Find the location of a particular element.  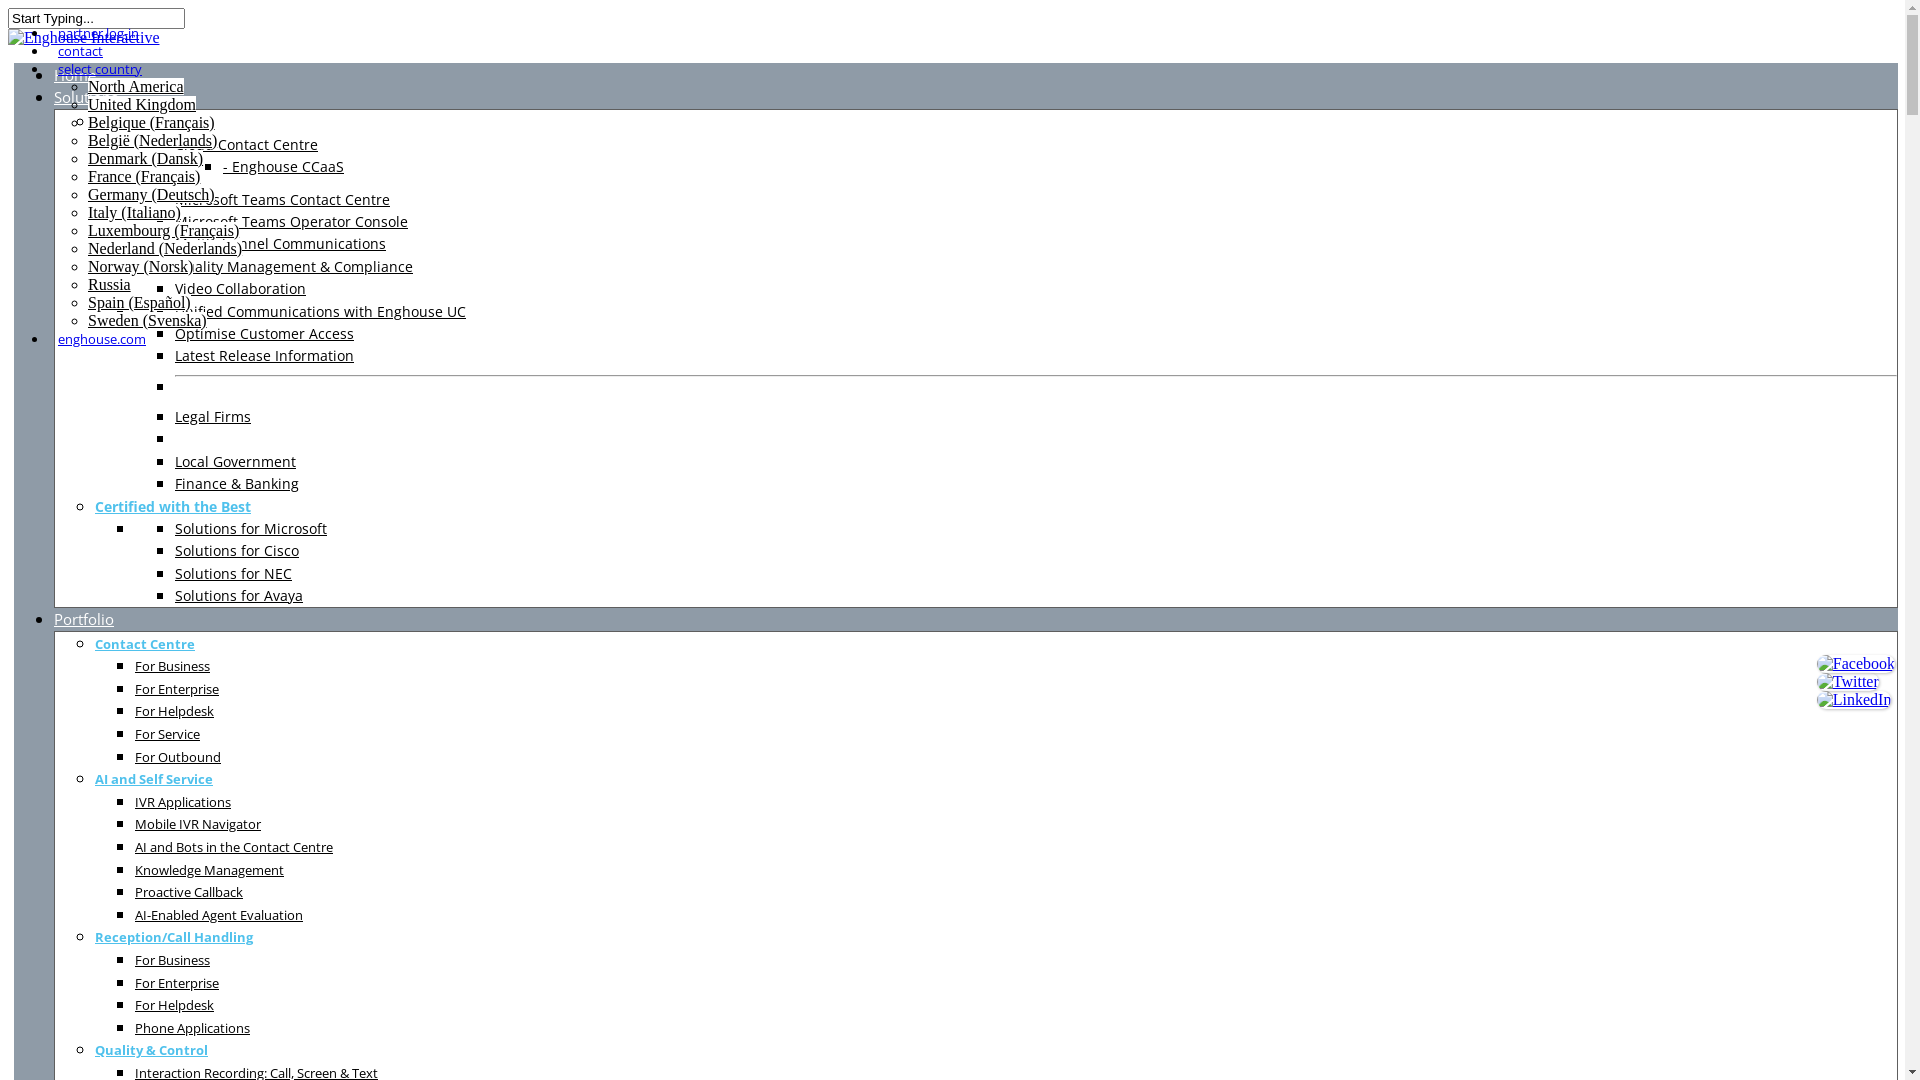

'Solutions for Cisco' is located at coordinates (236, 550).